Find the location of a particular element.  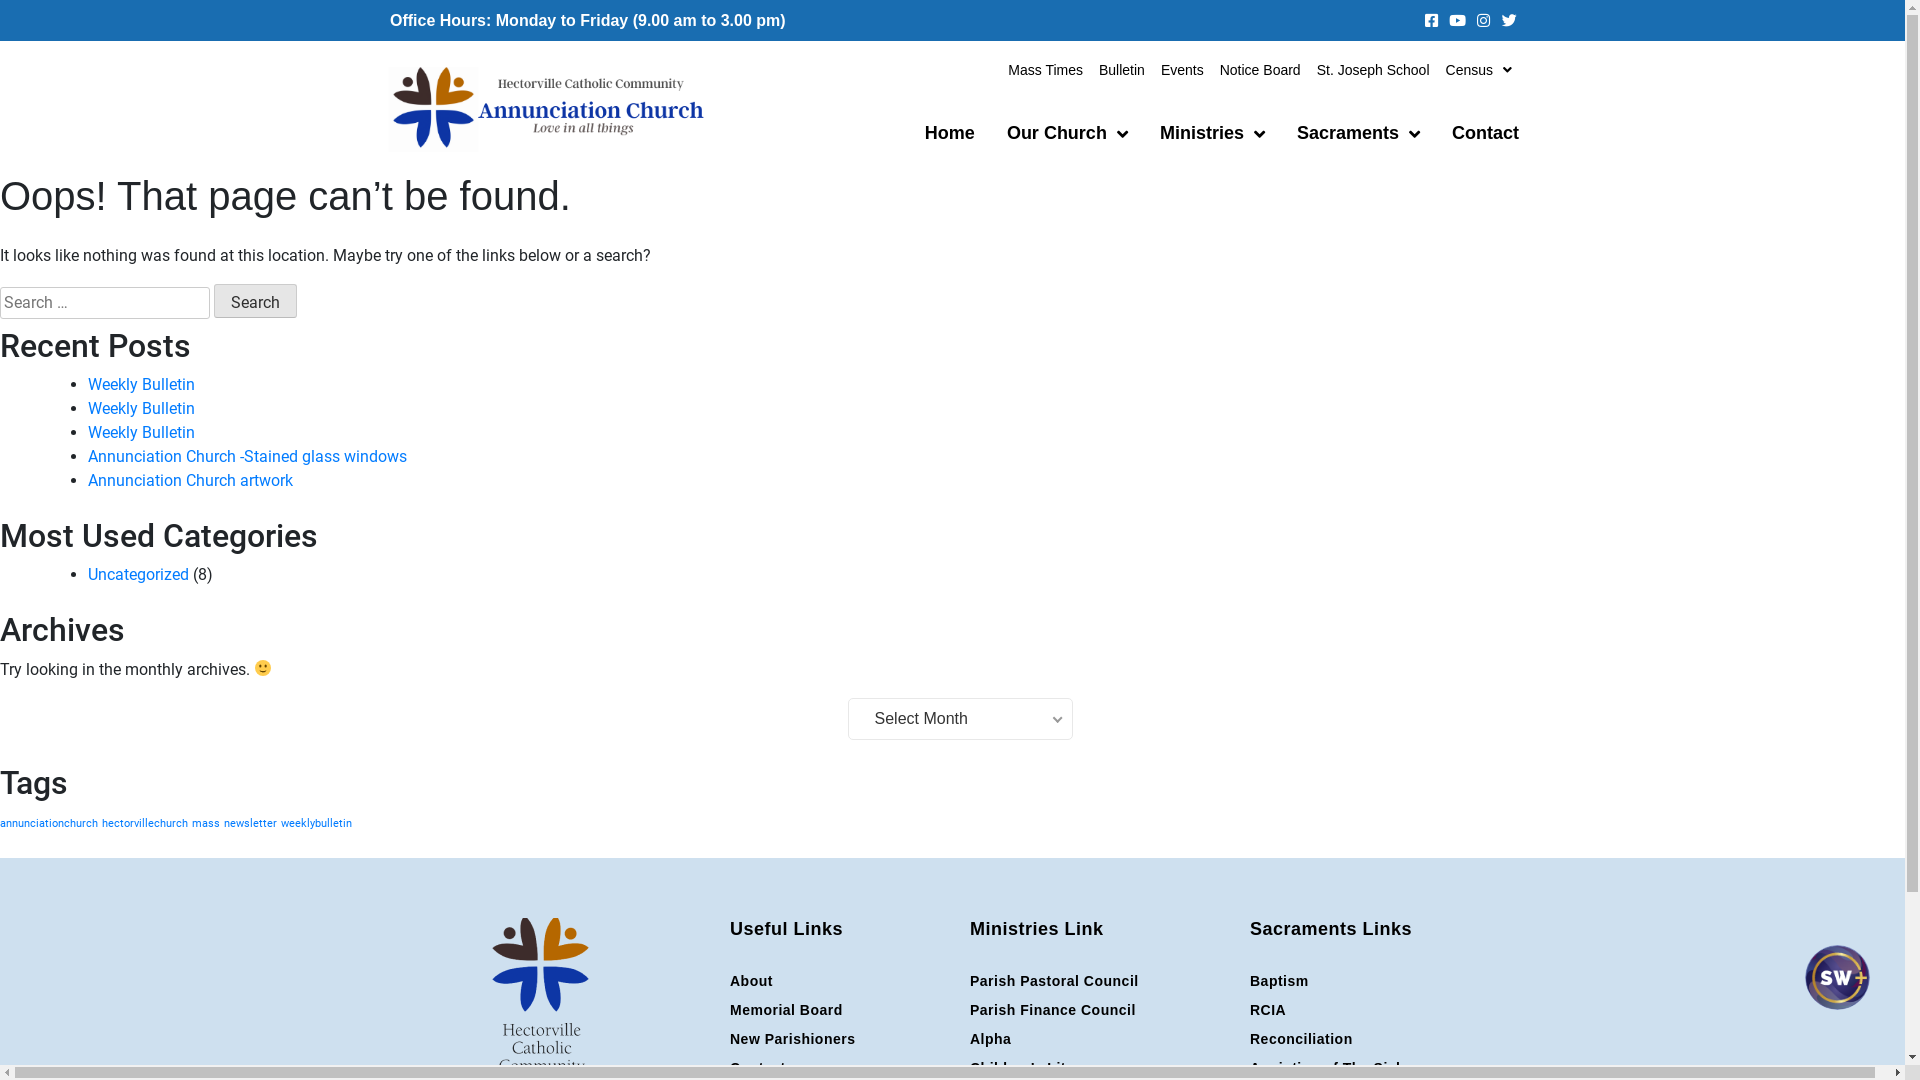

'Reconciliation' is located at coordinates (1379, 1038).